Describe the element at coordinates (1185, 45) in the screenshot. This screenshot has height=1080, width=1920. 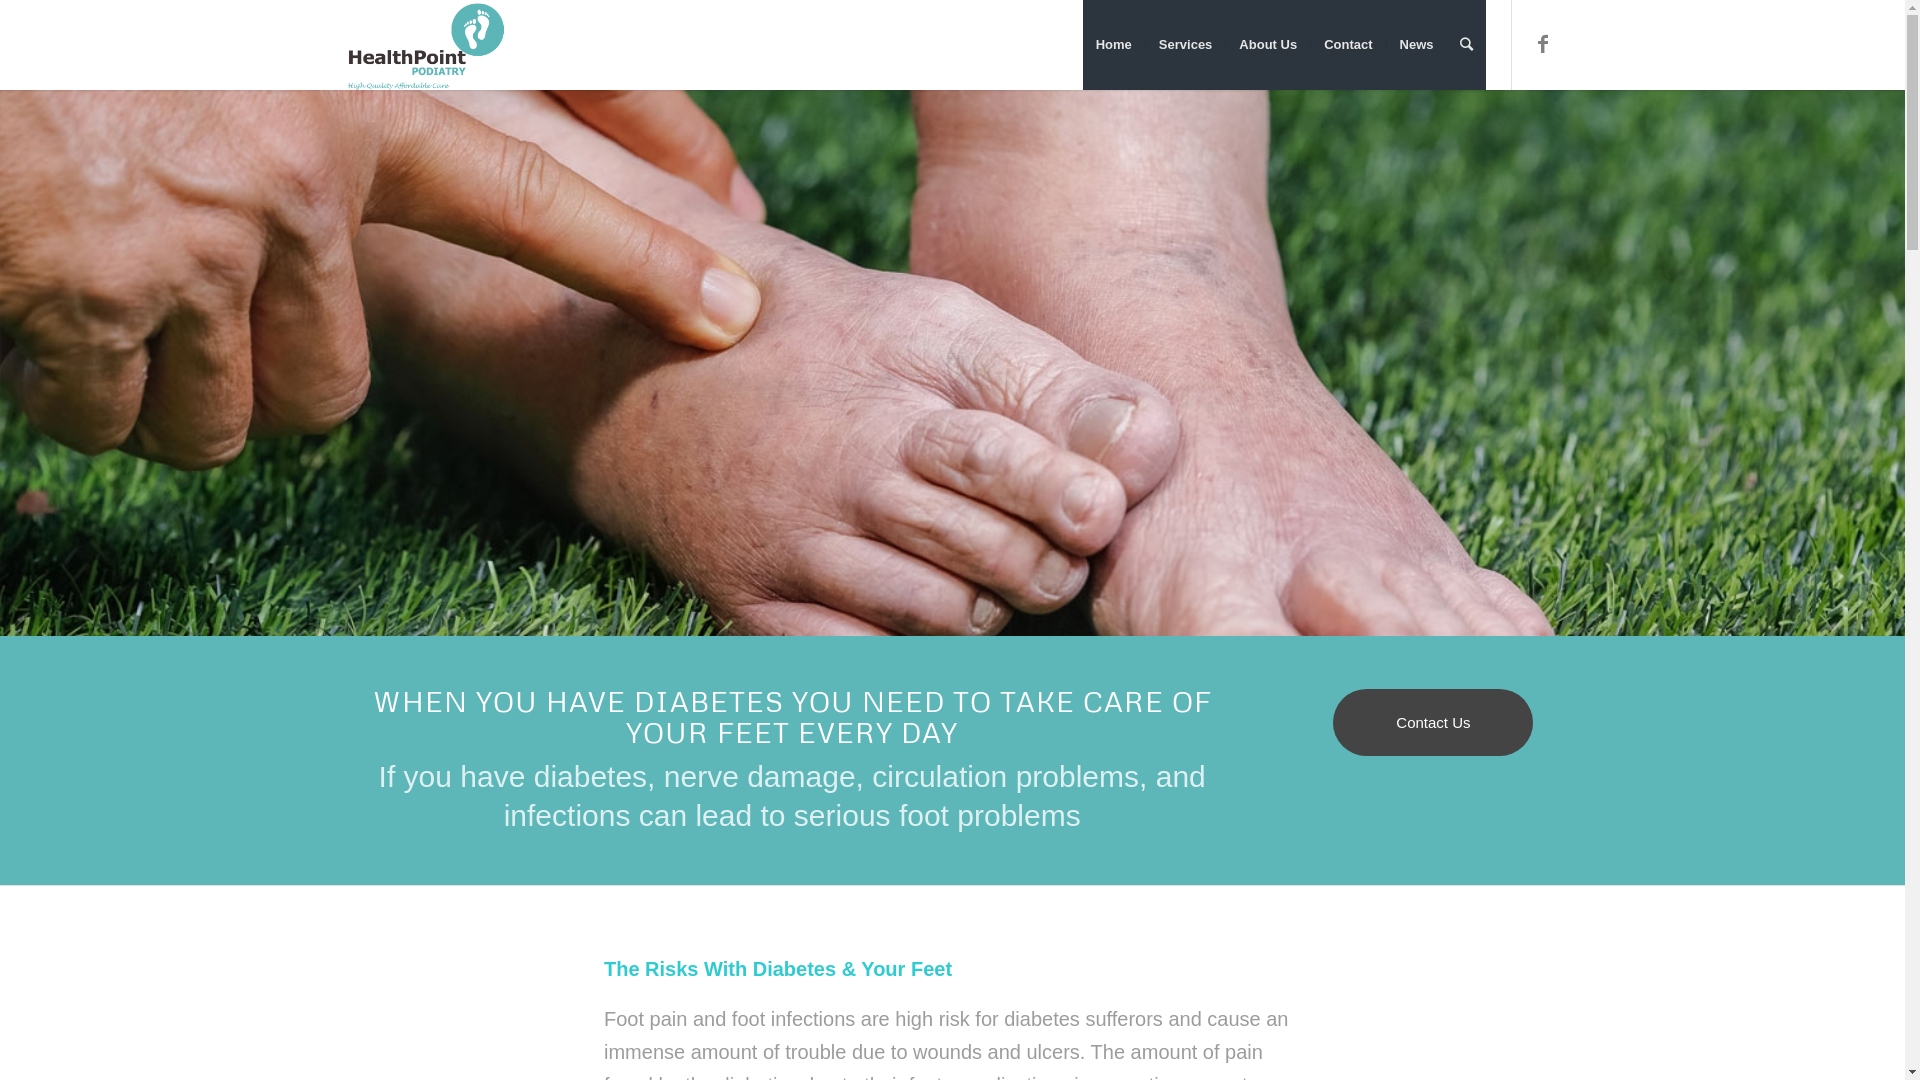
I see `'Services'` at that location.